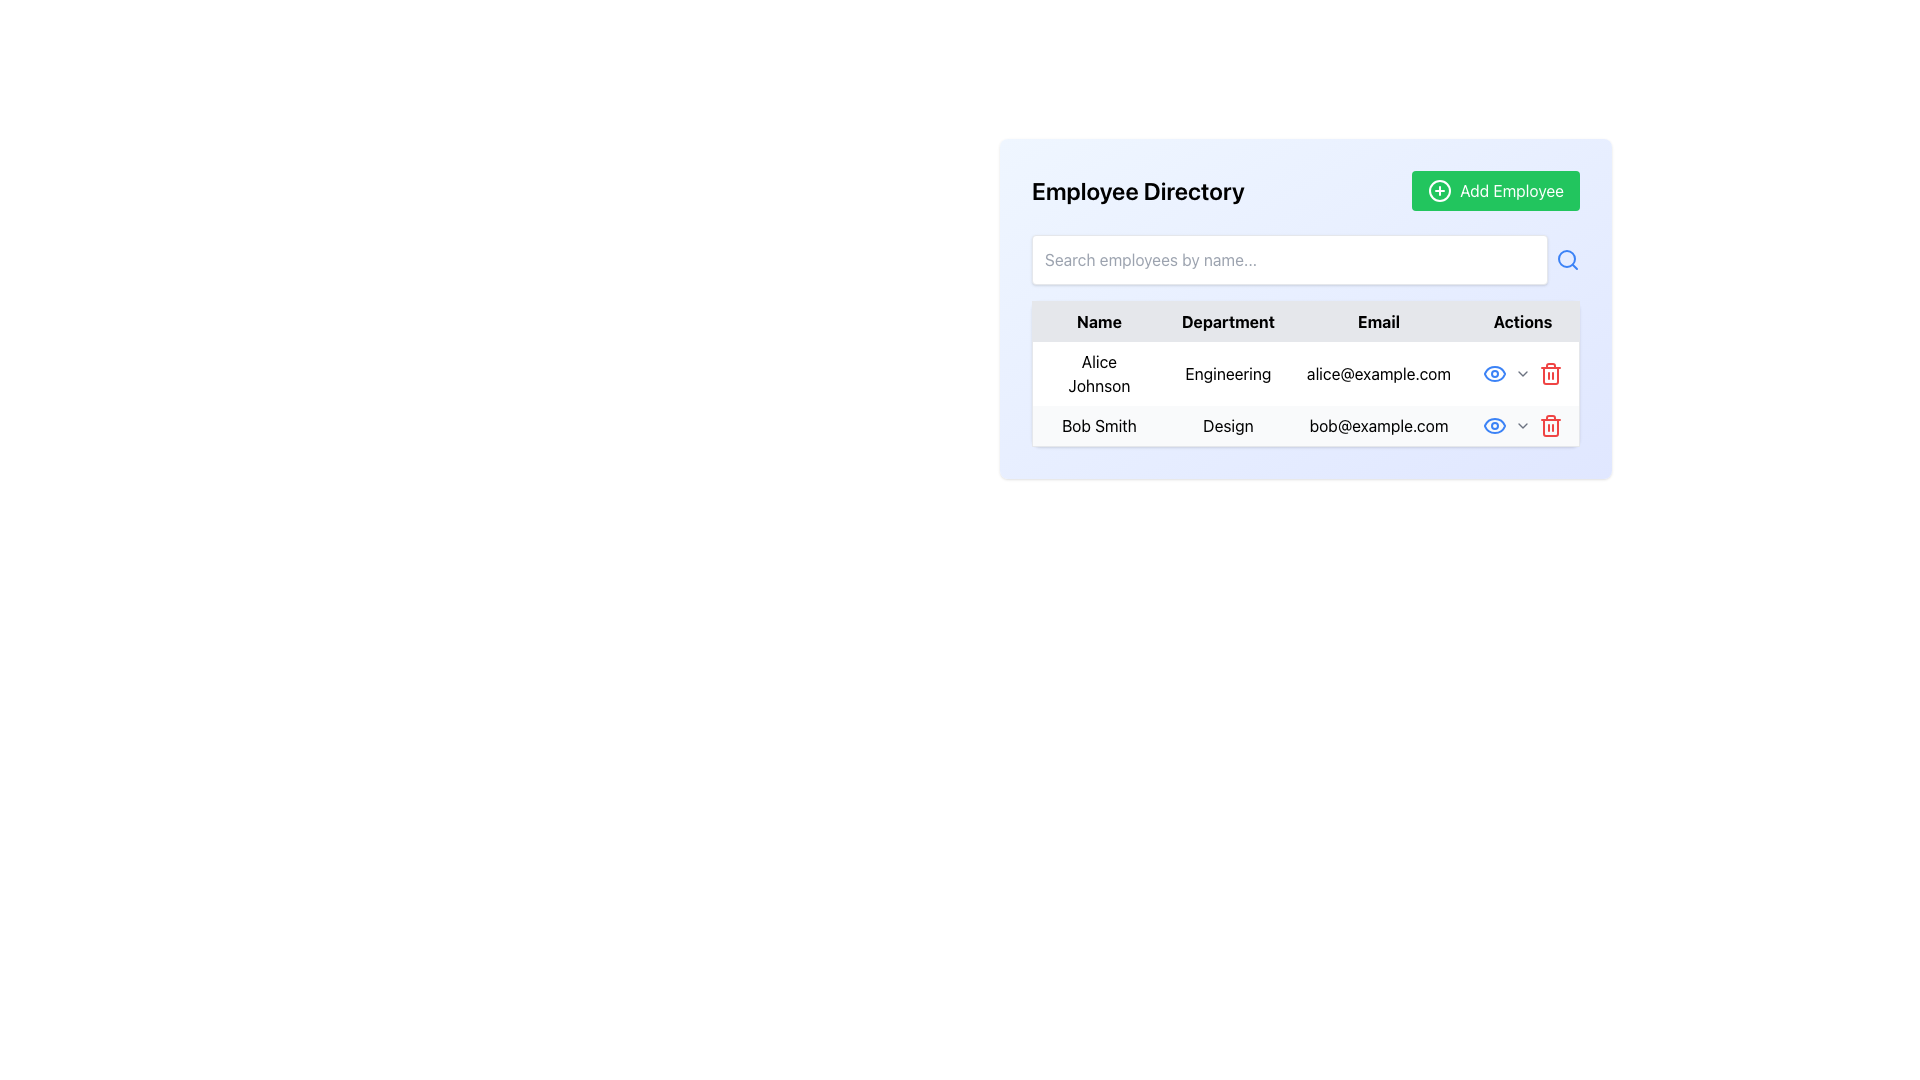  What do you see at coordinates (1522, 320) in the screenshot?
I see `the 'Actions' text label in the table header, which is bold black on a light gray background and located in the fourth column of the header row` at bounding box center [1522, 320].